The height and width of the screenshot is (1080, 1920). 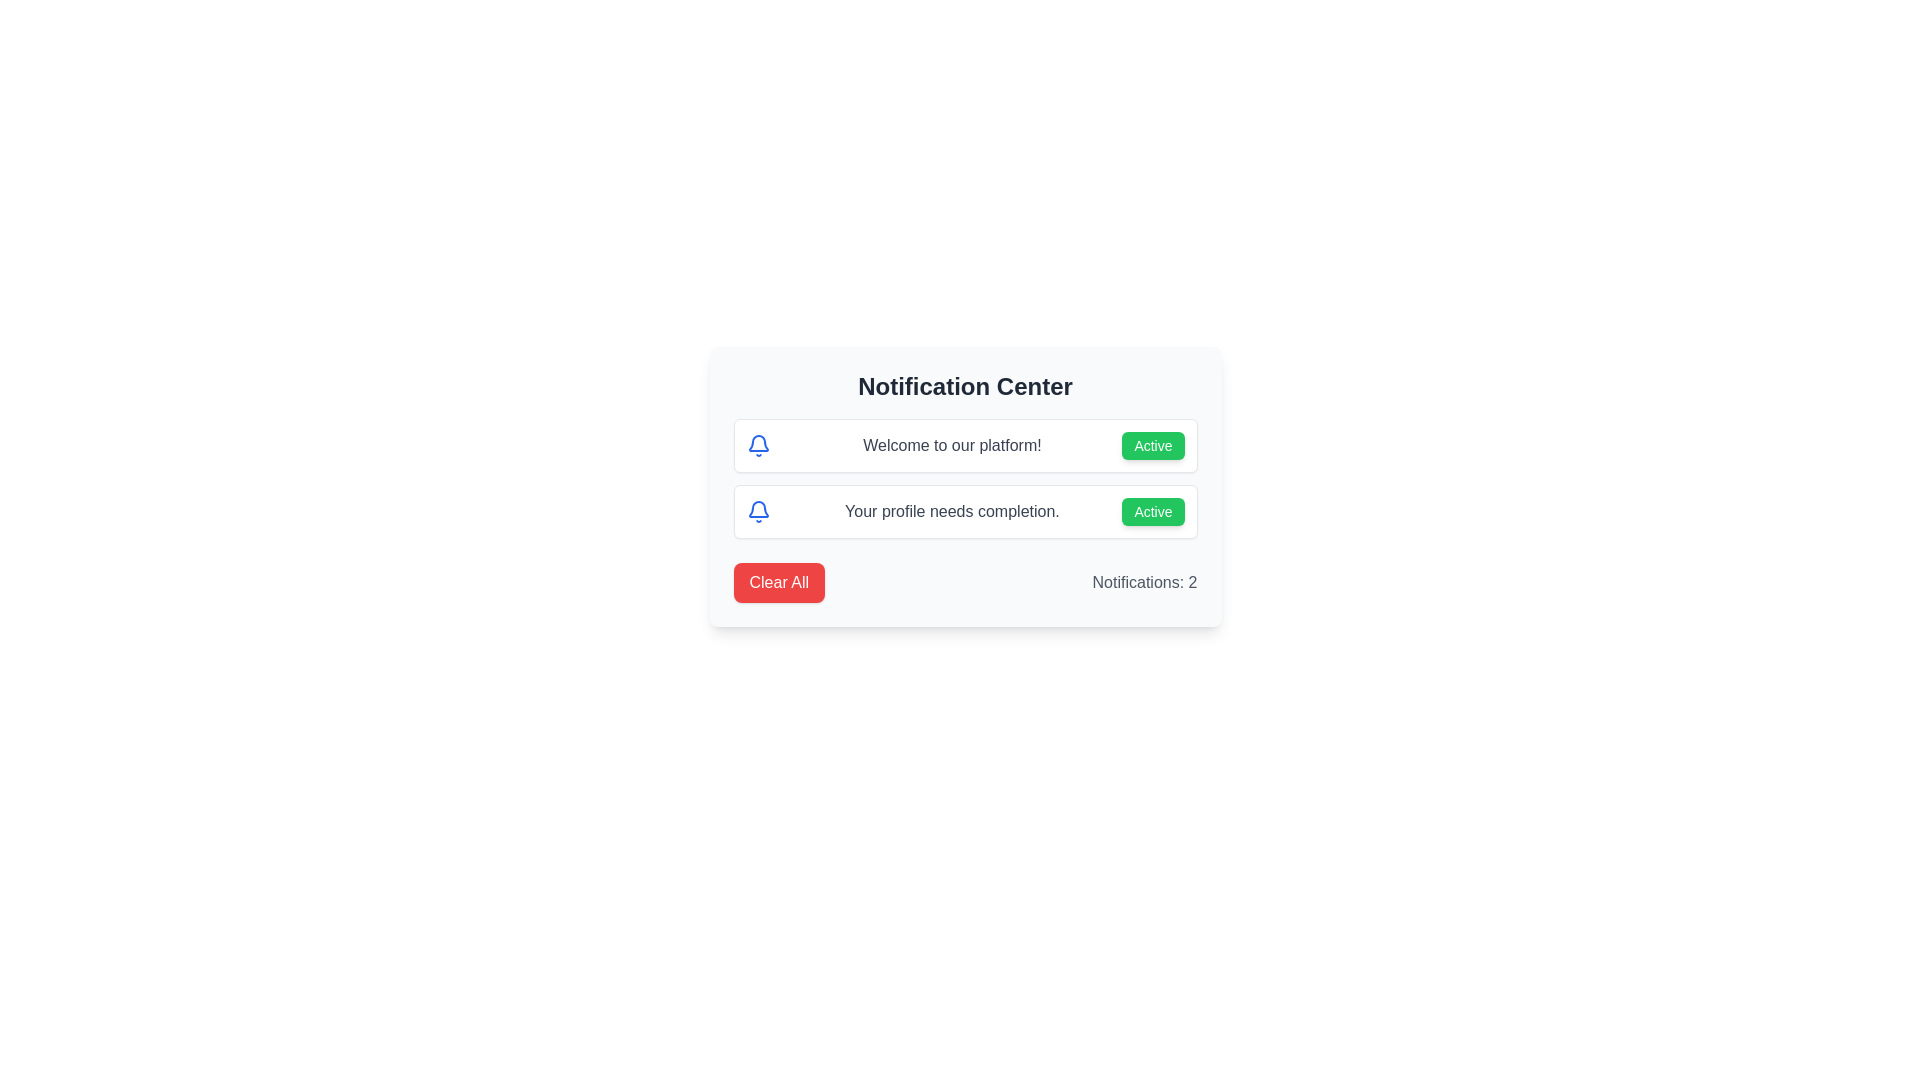 What do you see at coordinates (951, 511) in the screenshot?
I see `the text label stating 'Your profile needs completion.' which is styled in gray font and located within a notification card, specifically the second notification message` at bounding box center [951, 511].